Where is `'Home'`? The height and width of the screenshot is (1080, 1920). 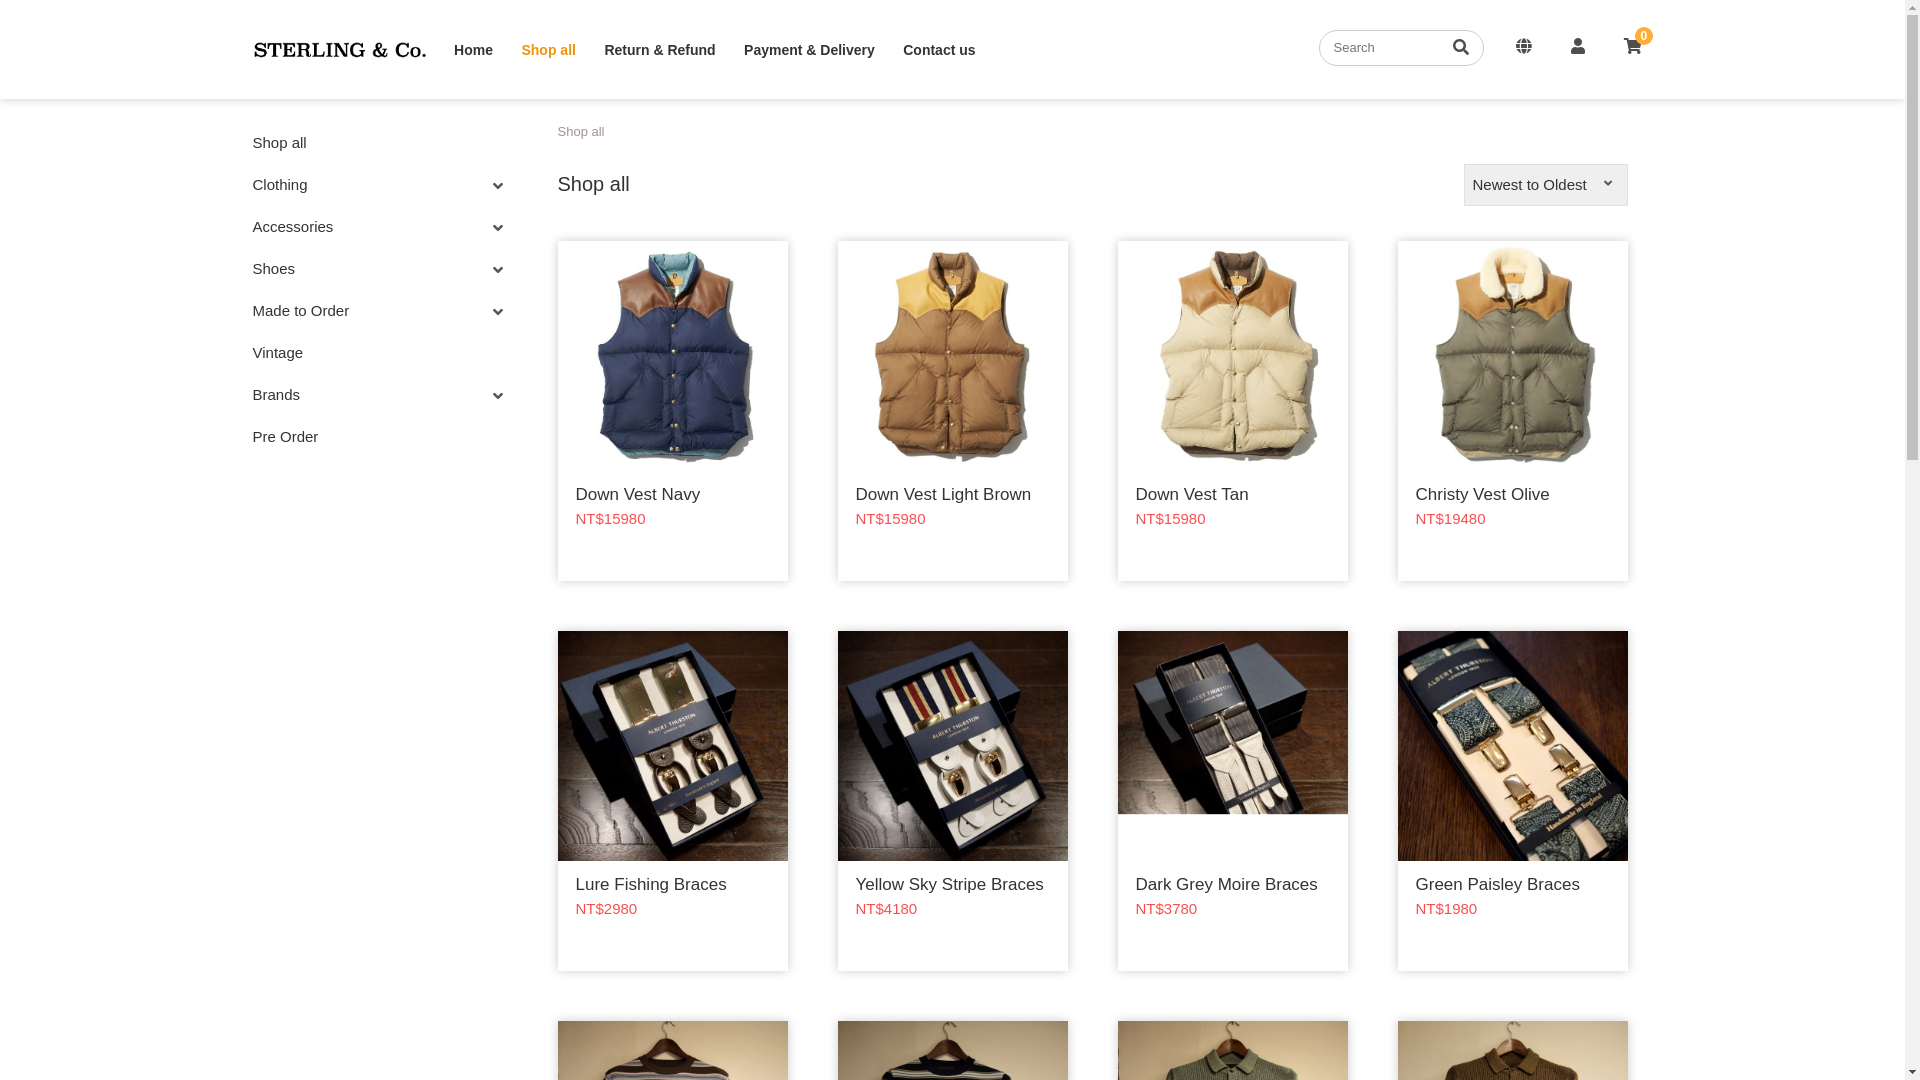
'Home' is located at coordinates (472, 49).